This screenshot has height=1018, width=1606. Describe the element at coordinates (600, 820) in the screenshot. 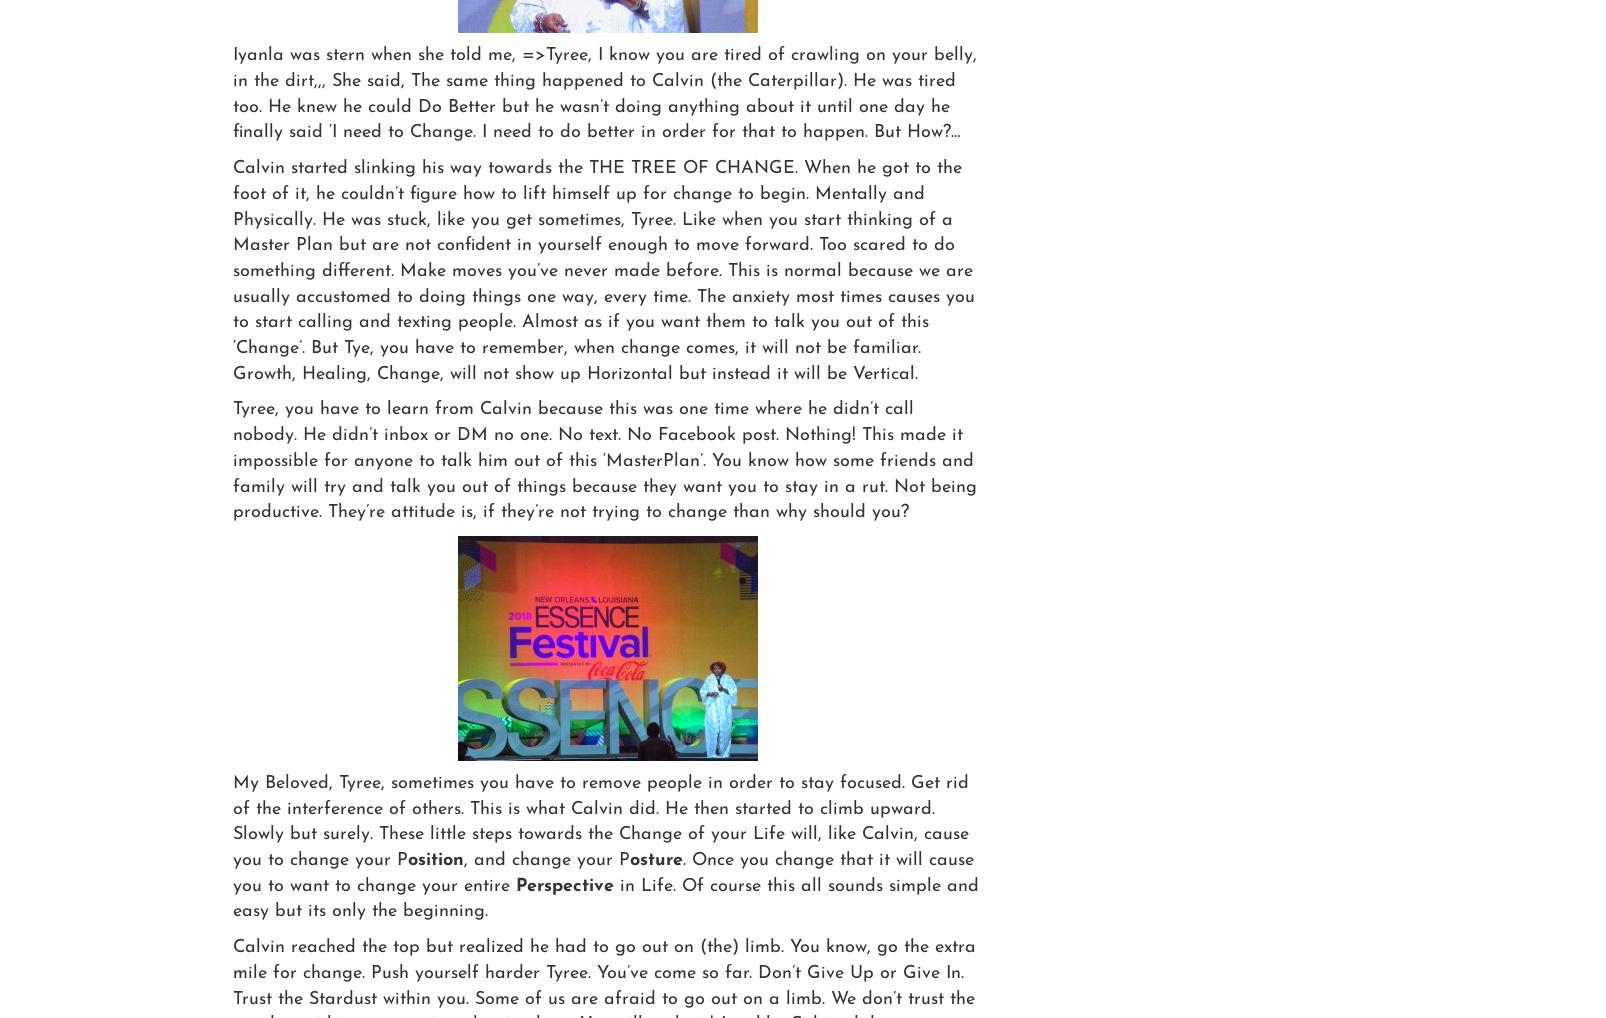

I see `'My Beloved, Tyree, sometimes you have to remove people in order to stay focused. Get rid of the interference of others. This is what Calvin did. He then started to climb upward. Slowly but surely. These little steps towards the Change of your Life will, like Calvin, cause you to change your P'` at that location.